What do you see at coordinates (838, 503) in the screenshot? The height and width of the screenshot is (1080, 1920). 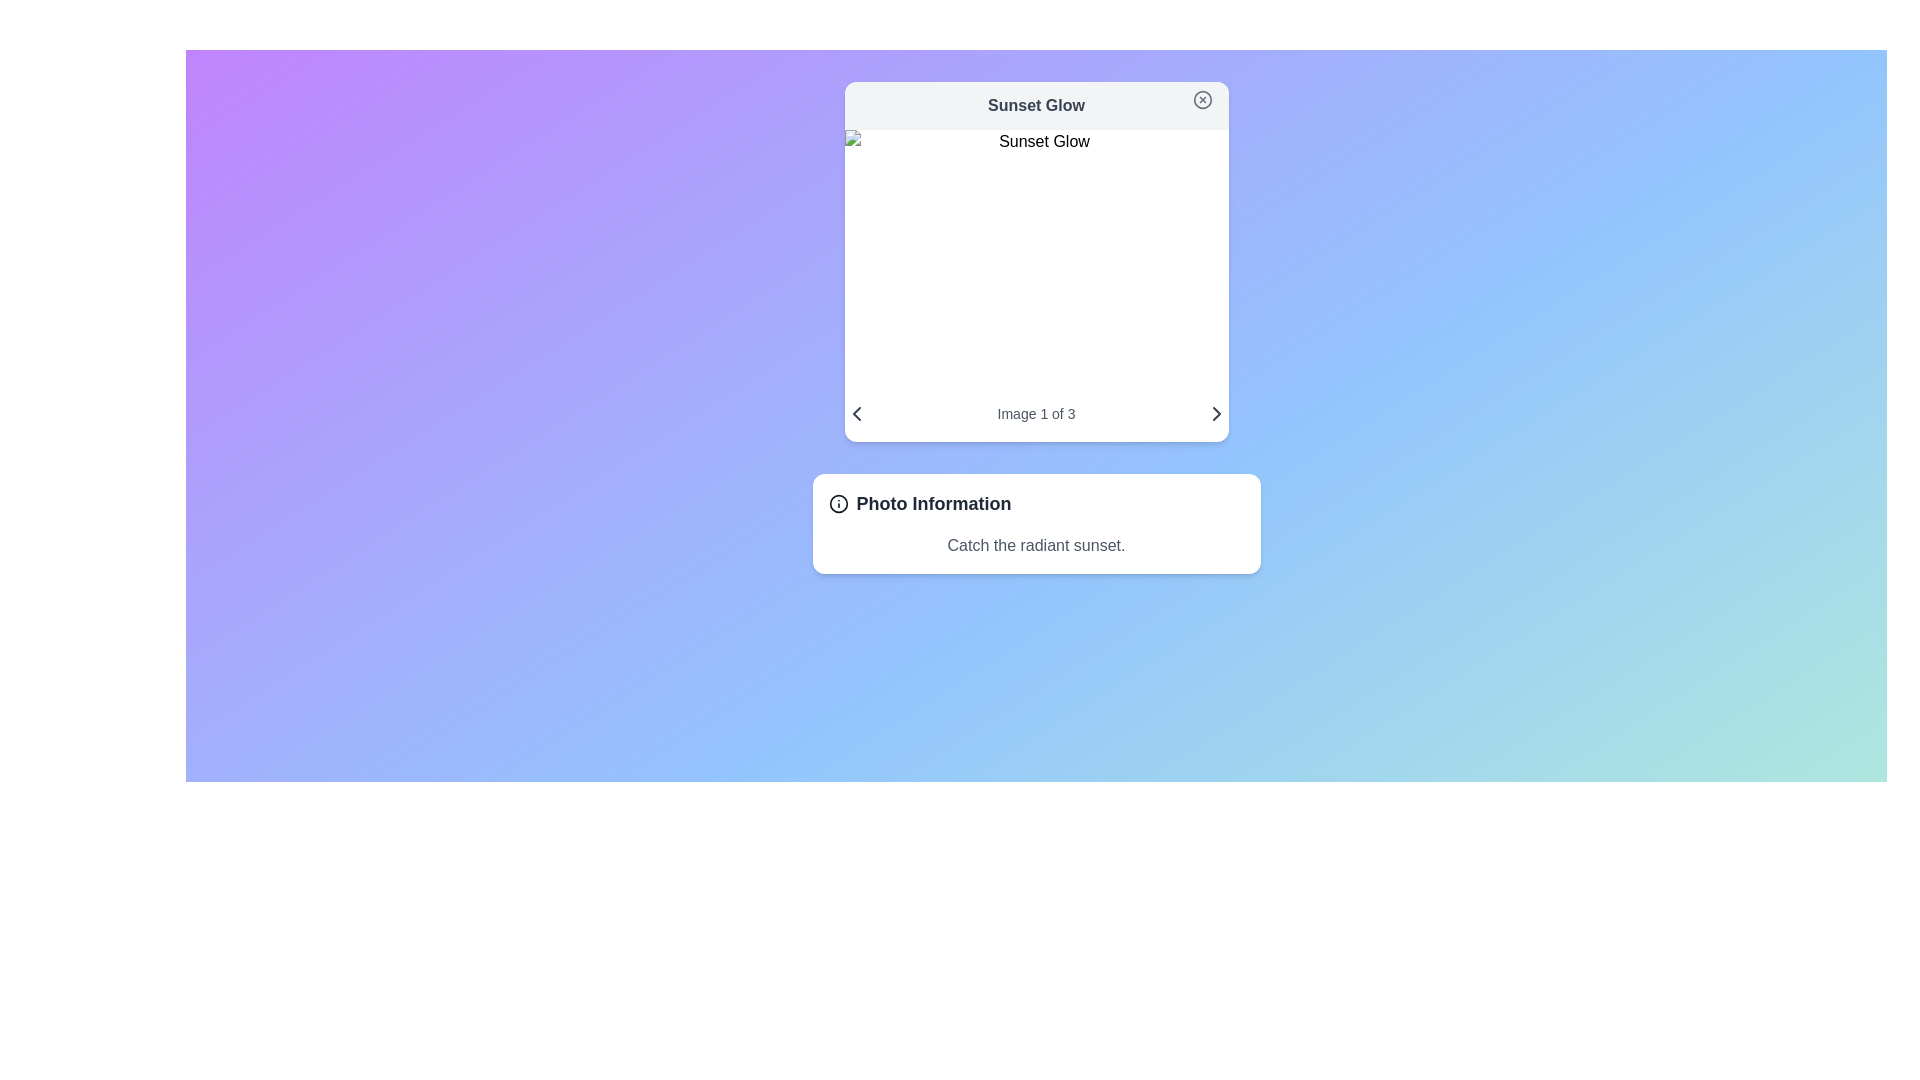 I see `the circular information icon containing a lowercase 'i', which is positioned to the left of the 'Photo Information' text label` at bounding box center [838, 503].